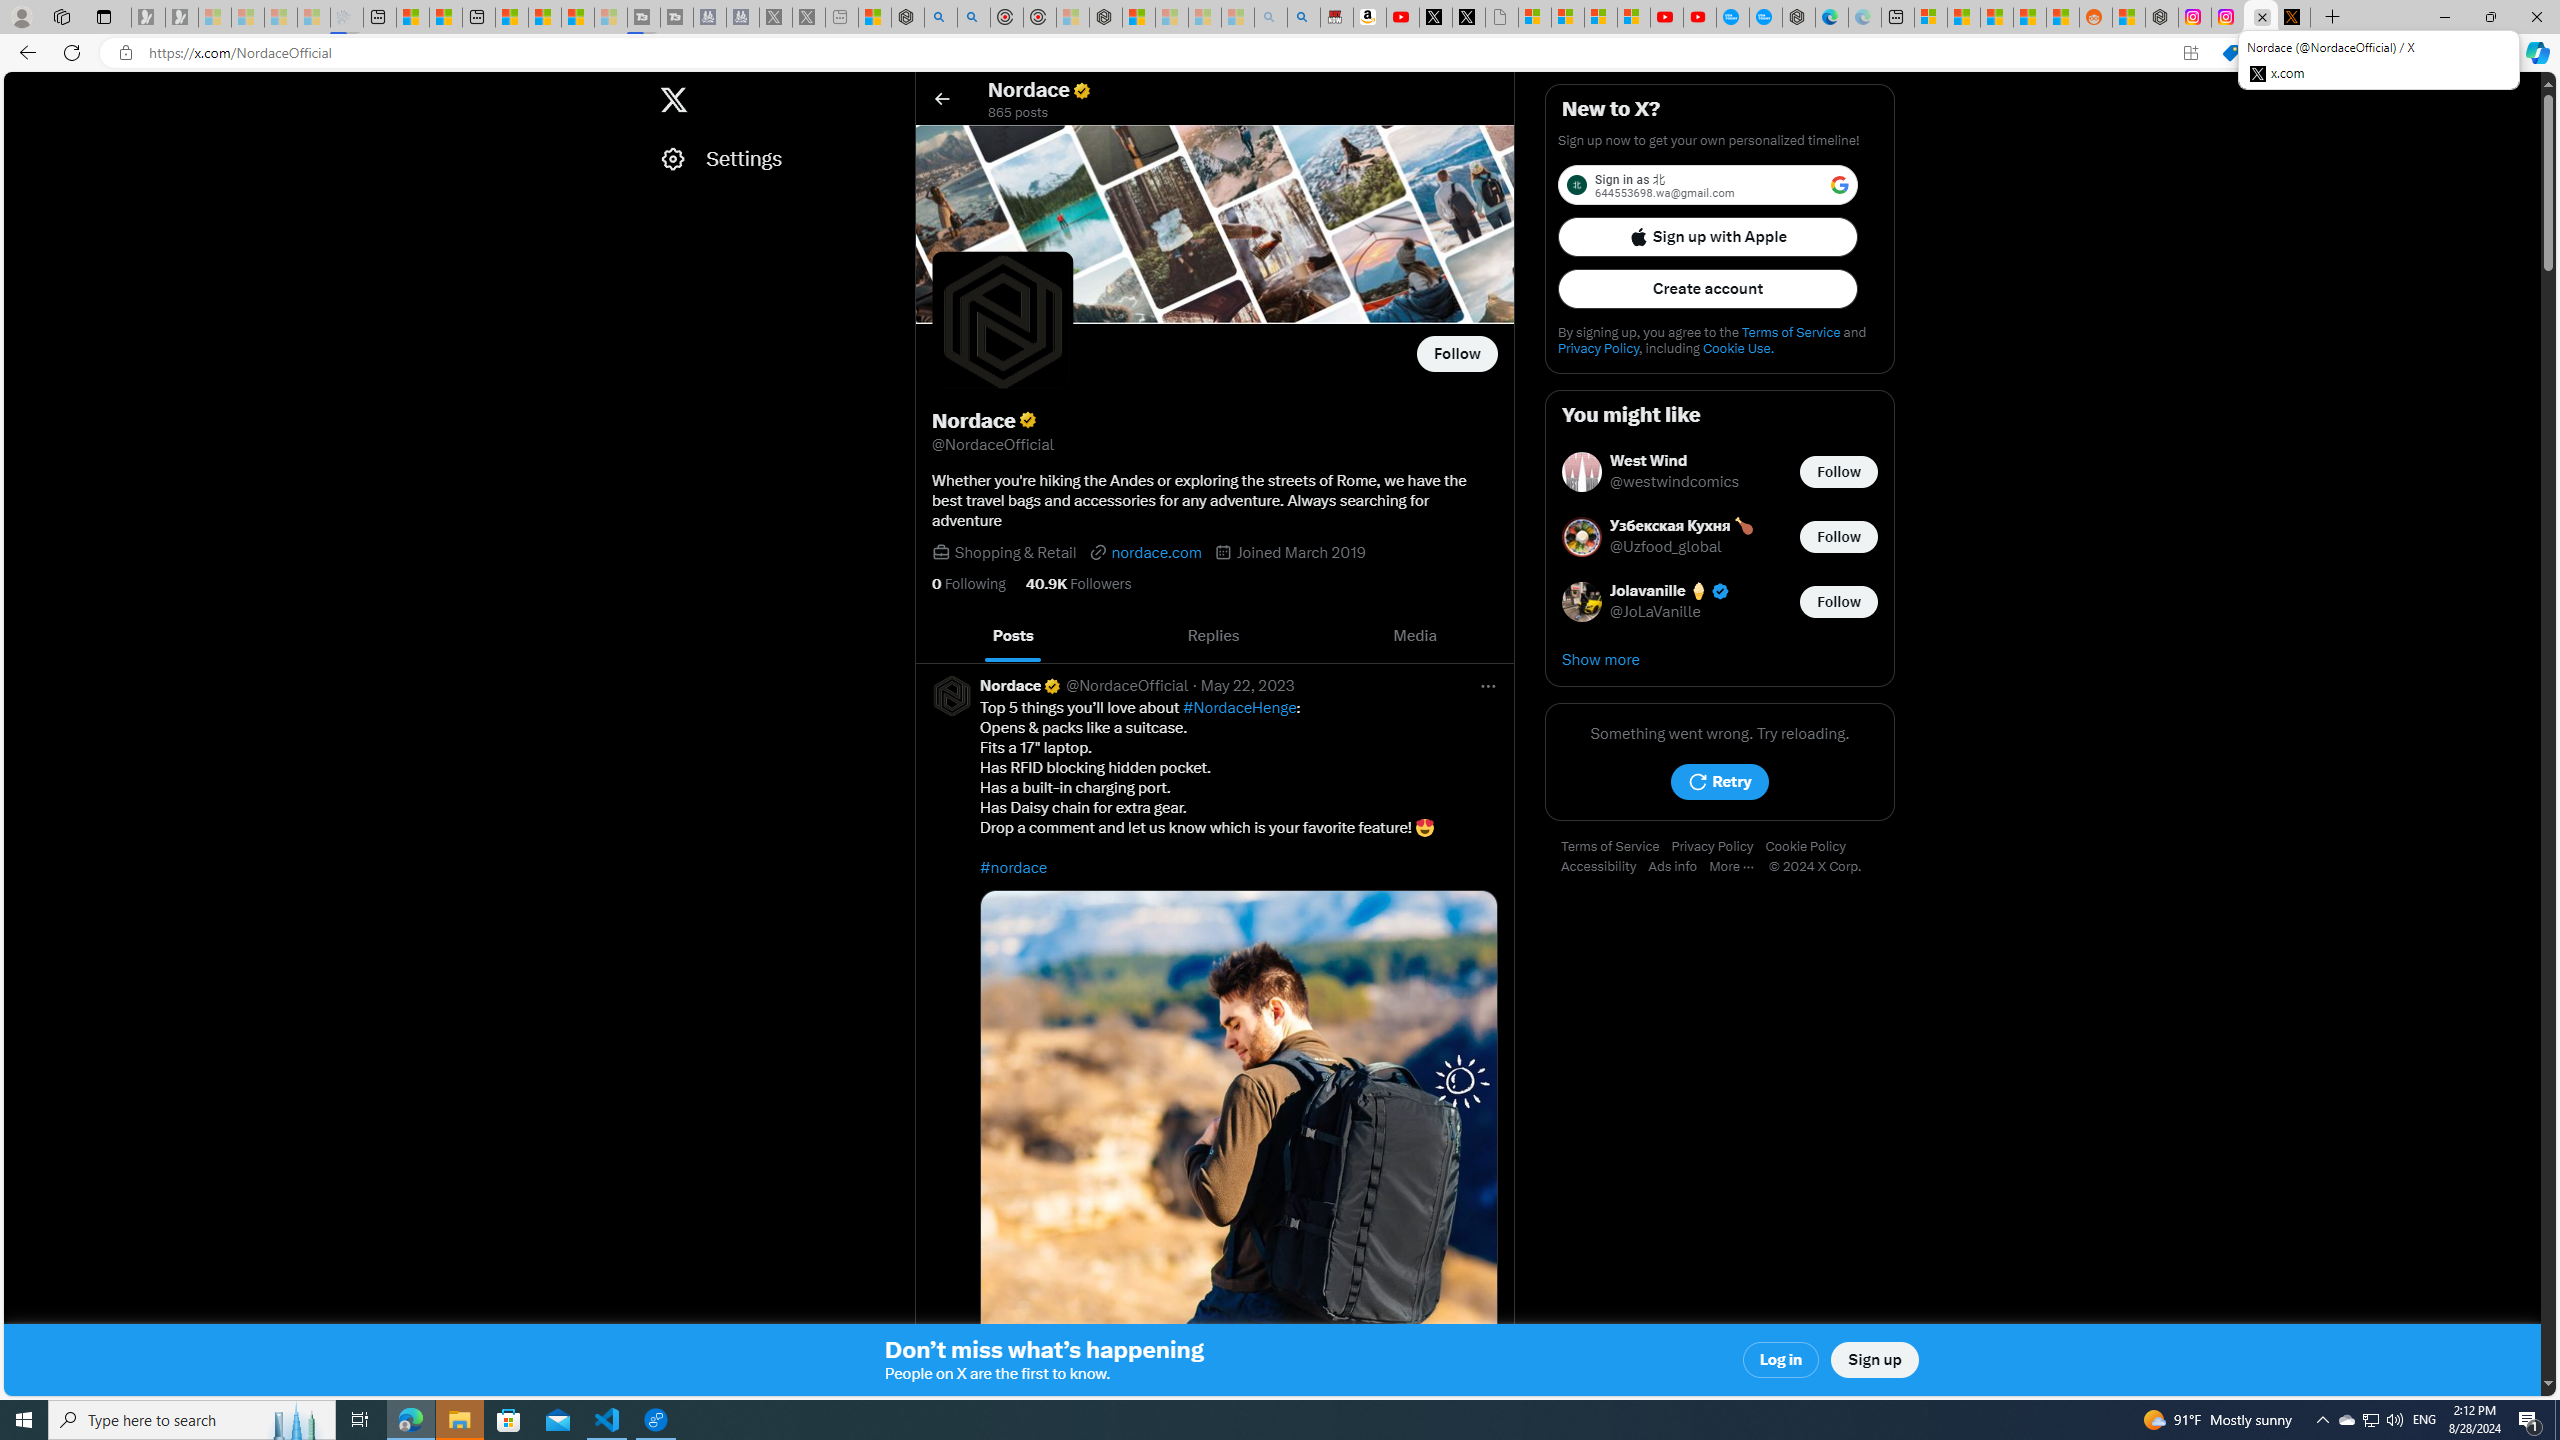 The image size is (2560, 1440). Describe the element at coordinates (1615, 846) in the screenshot. I see `'Terms of Service'` at that location.